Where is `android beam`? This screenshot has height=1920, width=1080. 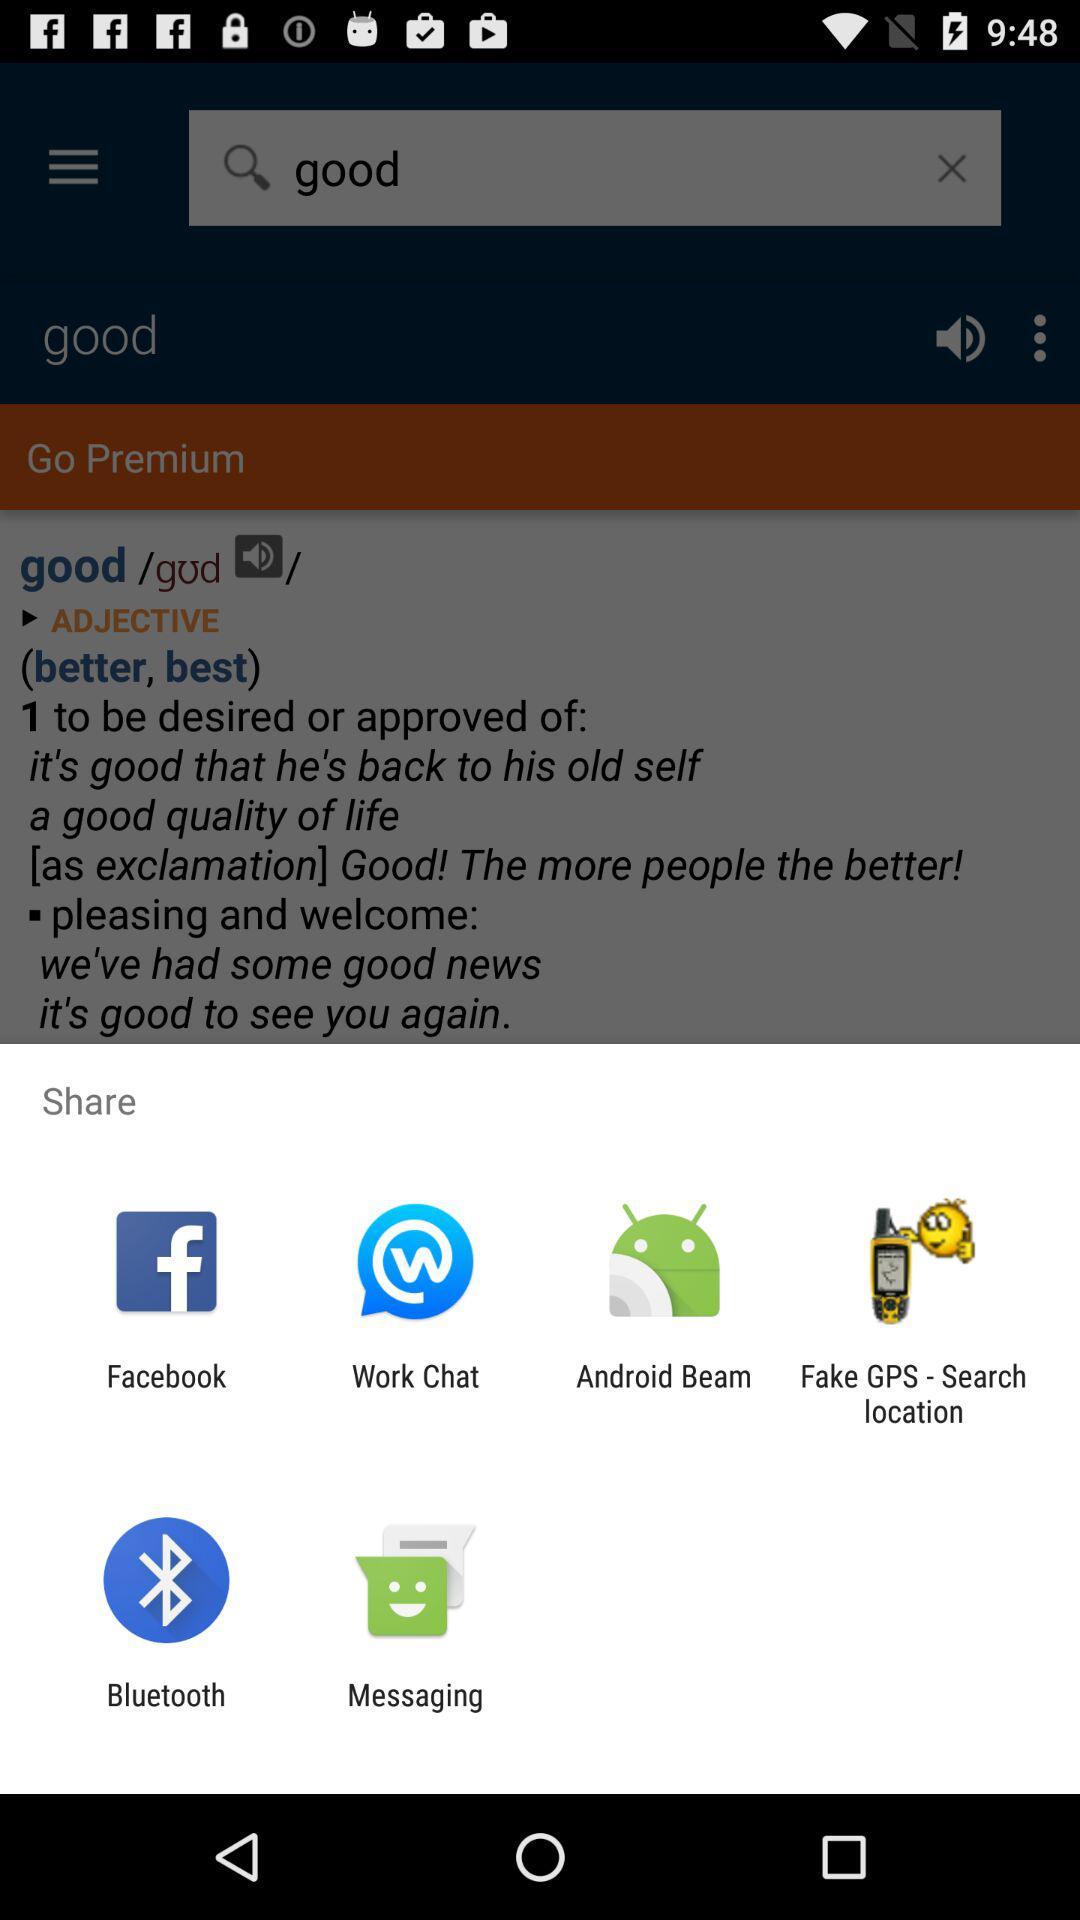 android beam is located at coordinates (664, 1392).